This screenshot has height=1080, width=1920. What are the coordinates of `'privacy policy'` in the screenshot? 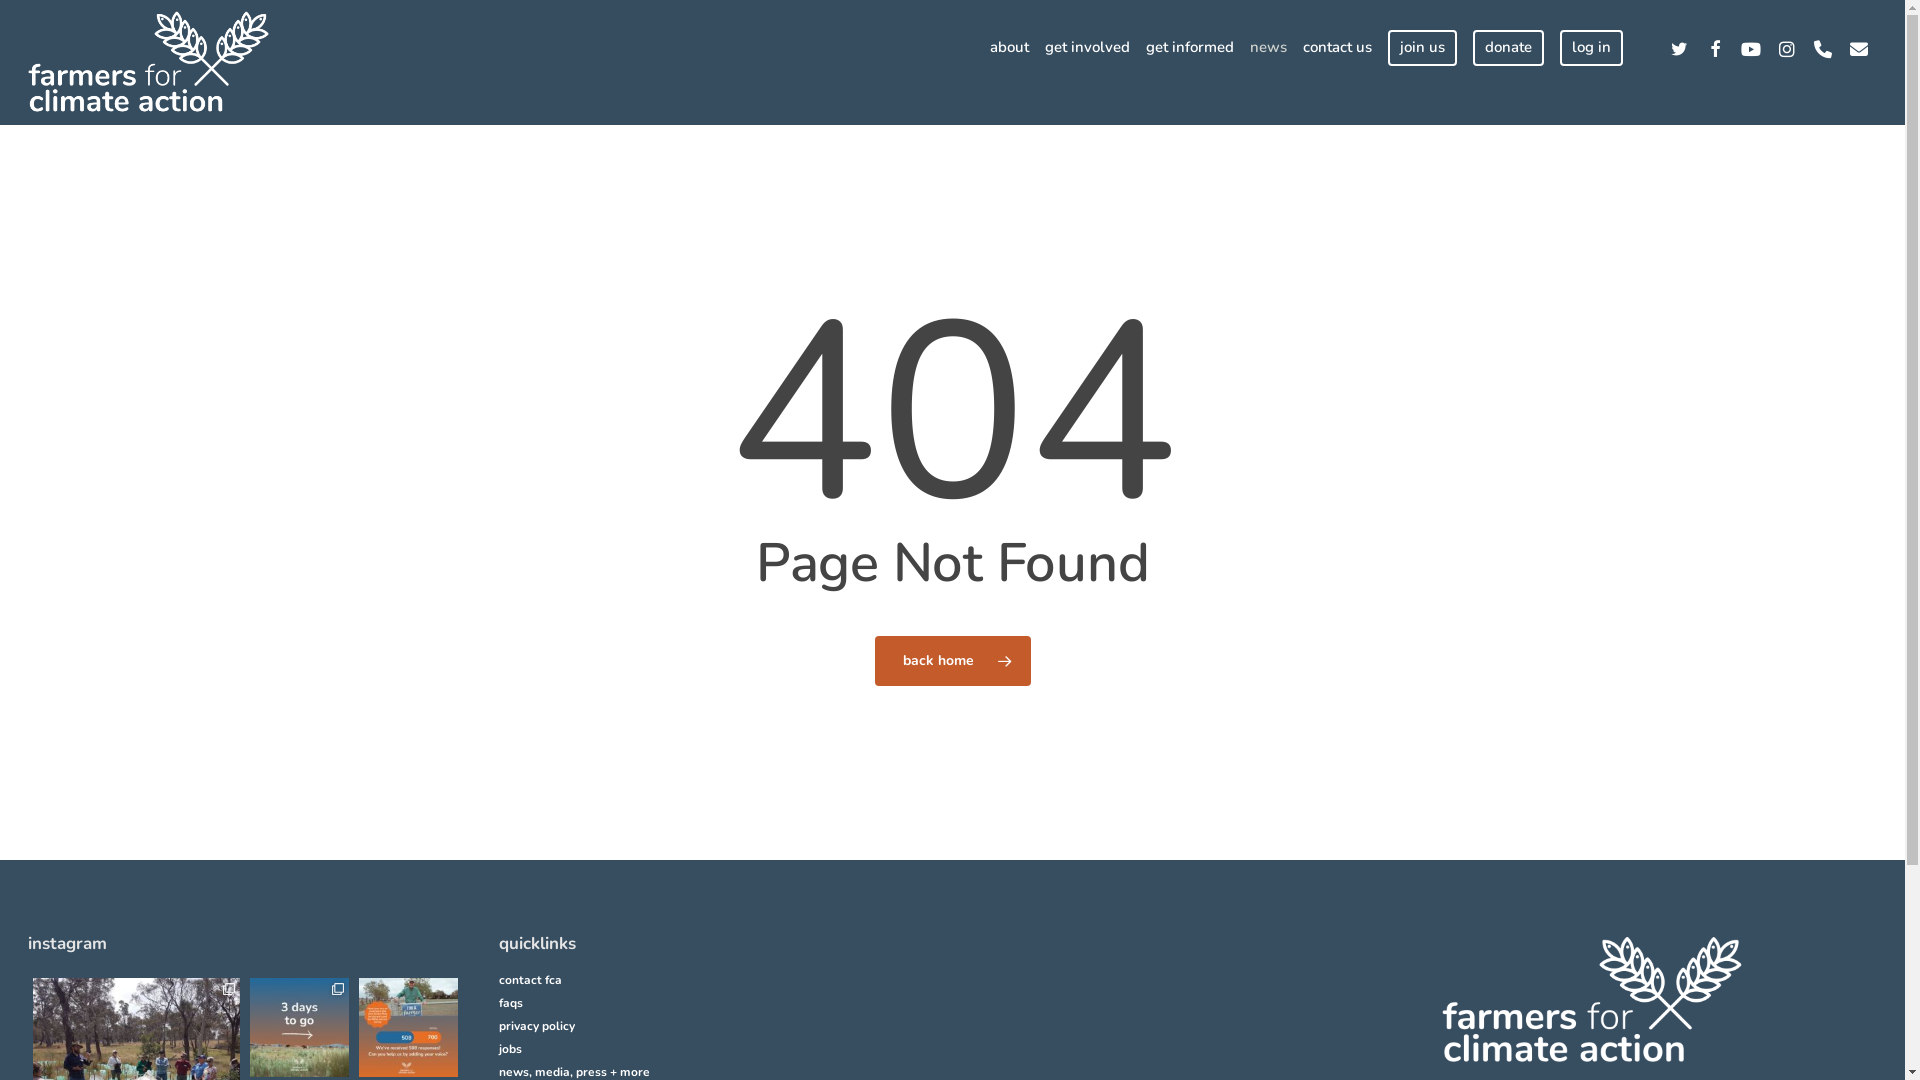 It's located at (716, 1026).